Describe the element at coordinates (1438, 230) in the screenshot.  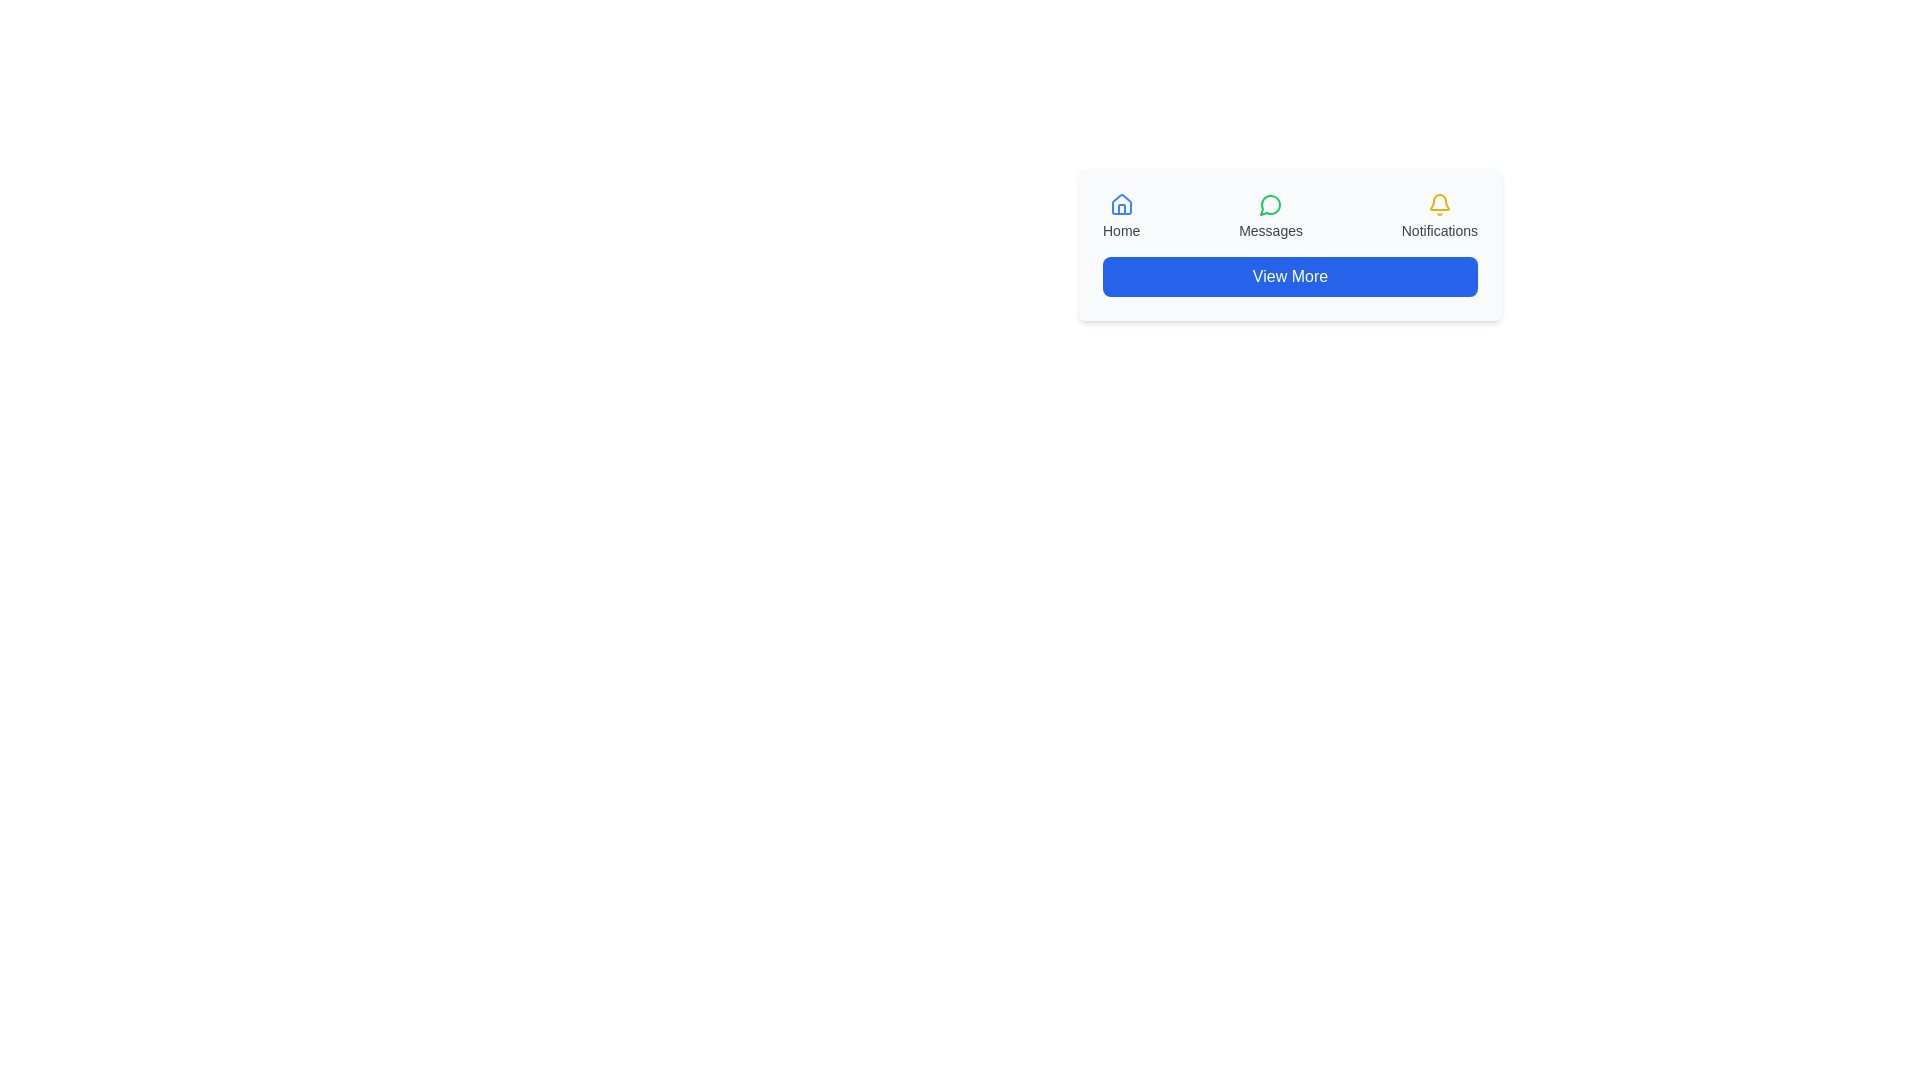
I see `the 'Notifications' text label element, which is styled with a small font size and grey color, located directly below the yellow bell icon` at that location.